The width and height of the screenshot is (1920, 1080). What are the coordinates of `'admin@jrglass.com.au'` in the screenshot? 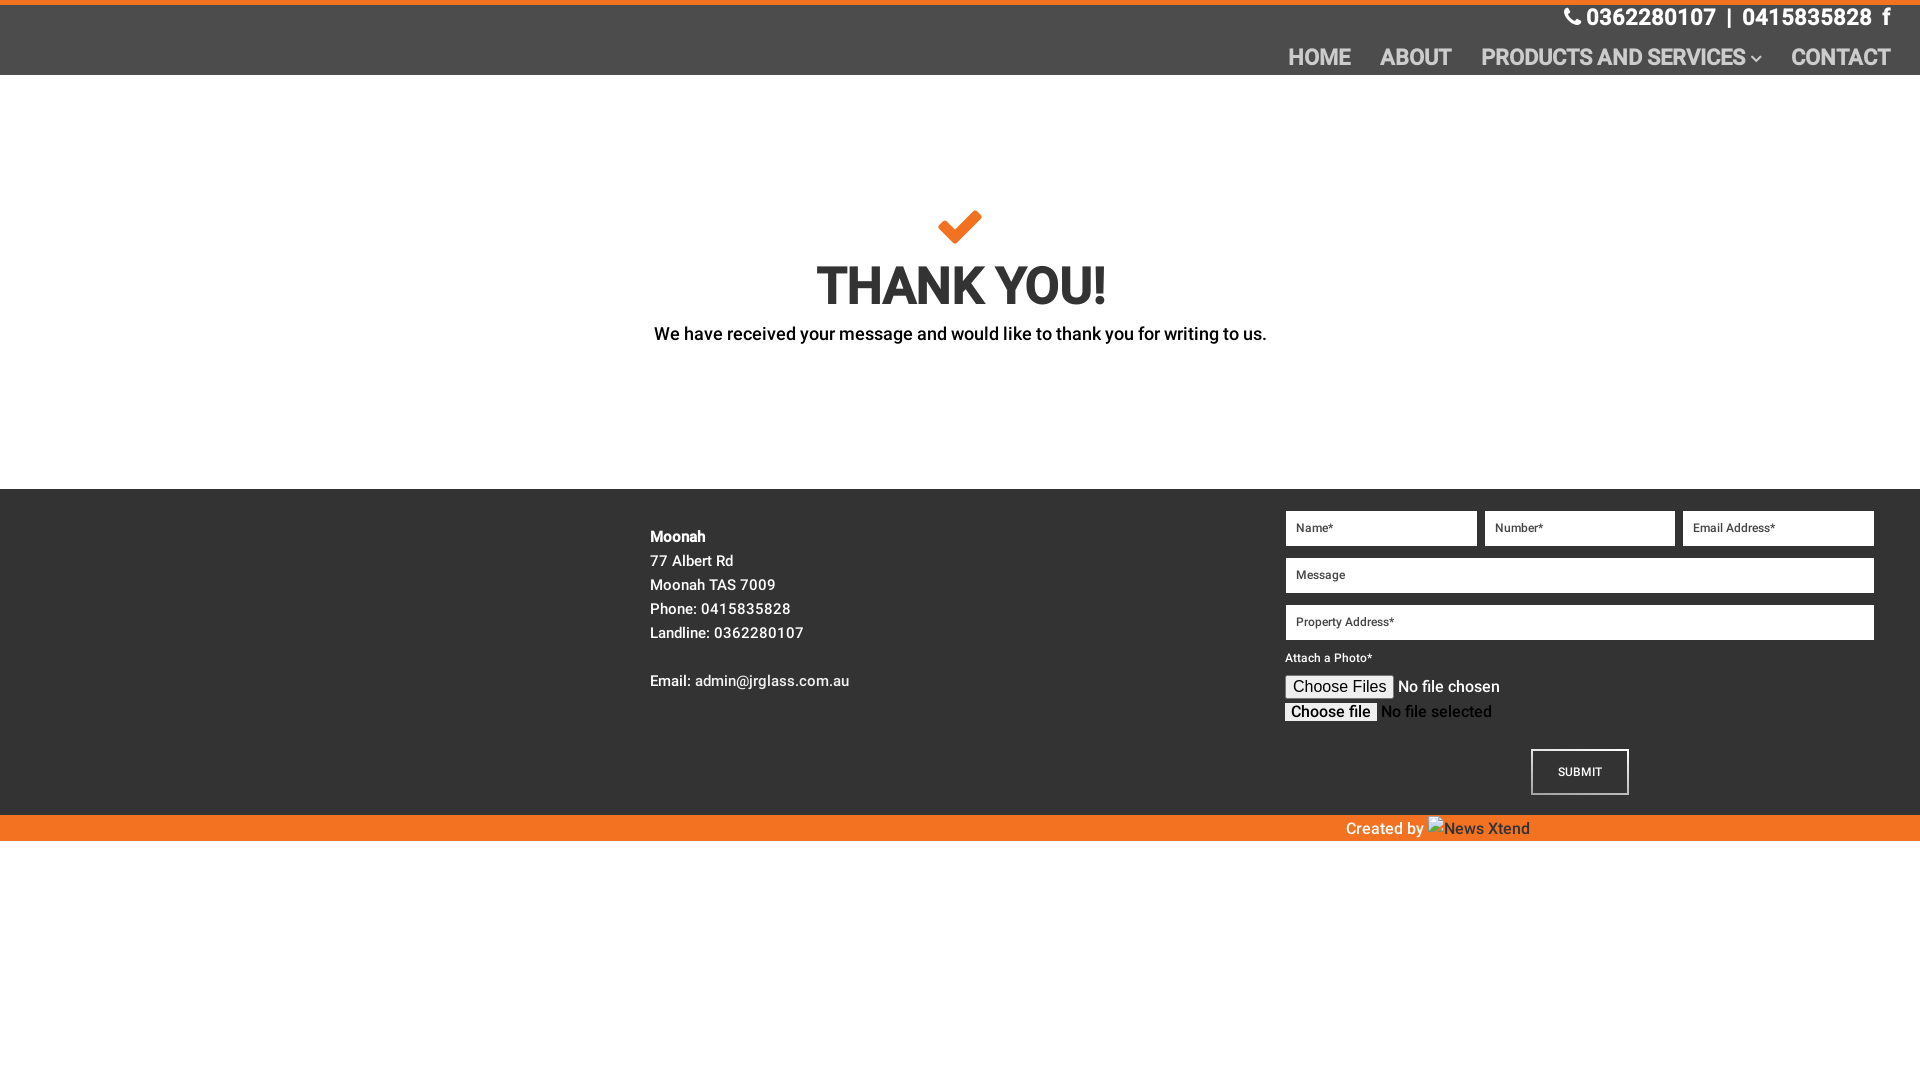 It's located at (771, 680).